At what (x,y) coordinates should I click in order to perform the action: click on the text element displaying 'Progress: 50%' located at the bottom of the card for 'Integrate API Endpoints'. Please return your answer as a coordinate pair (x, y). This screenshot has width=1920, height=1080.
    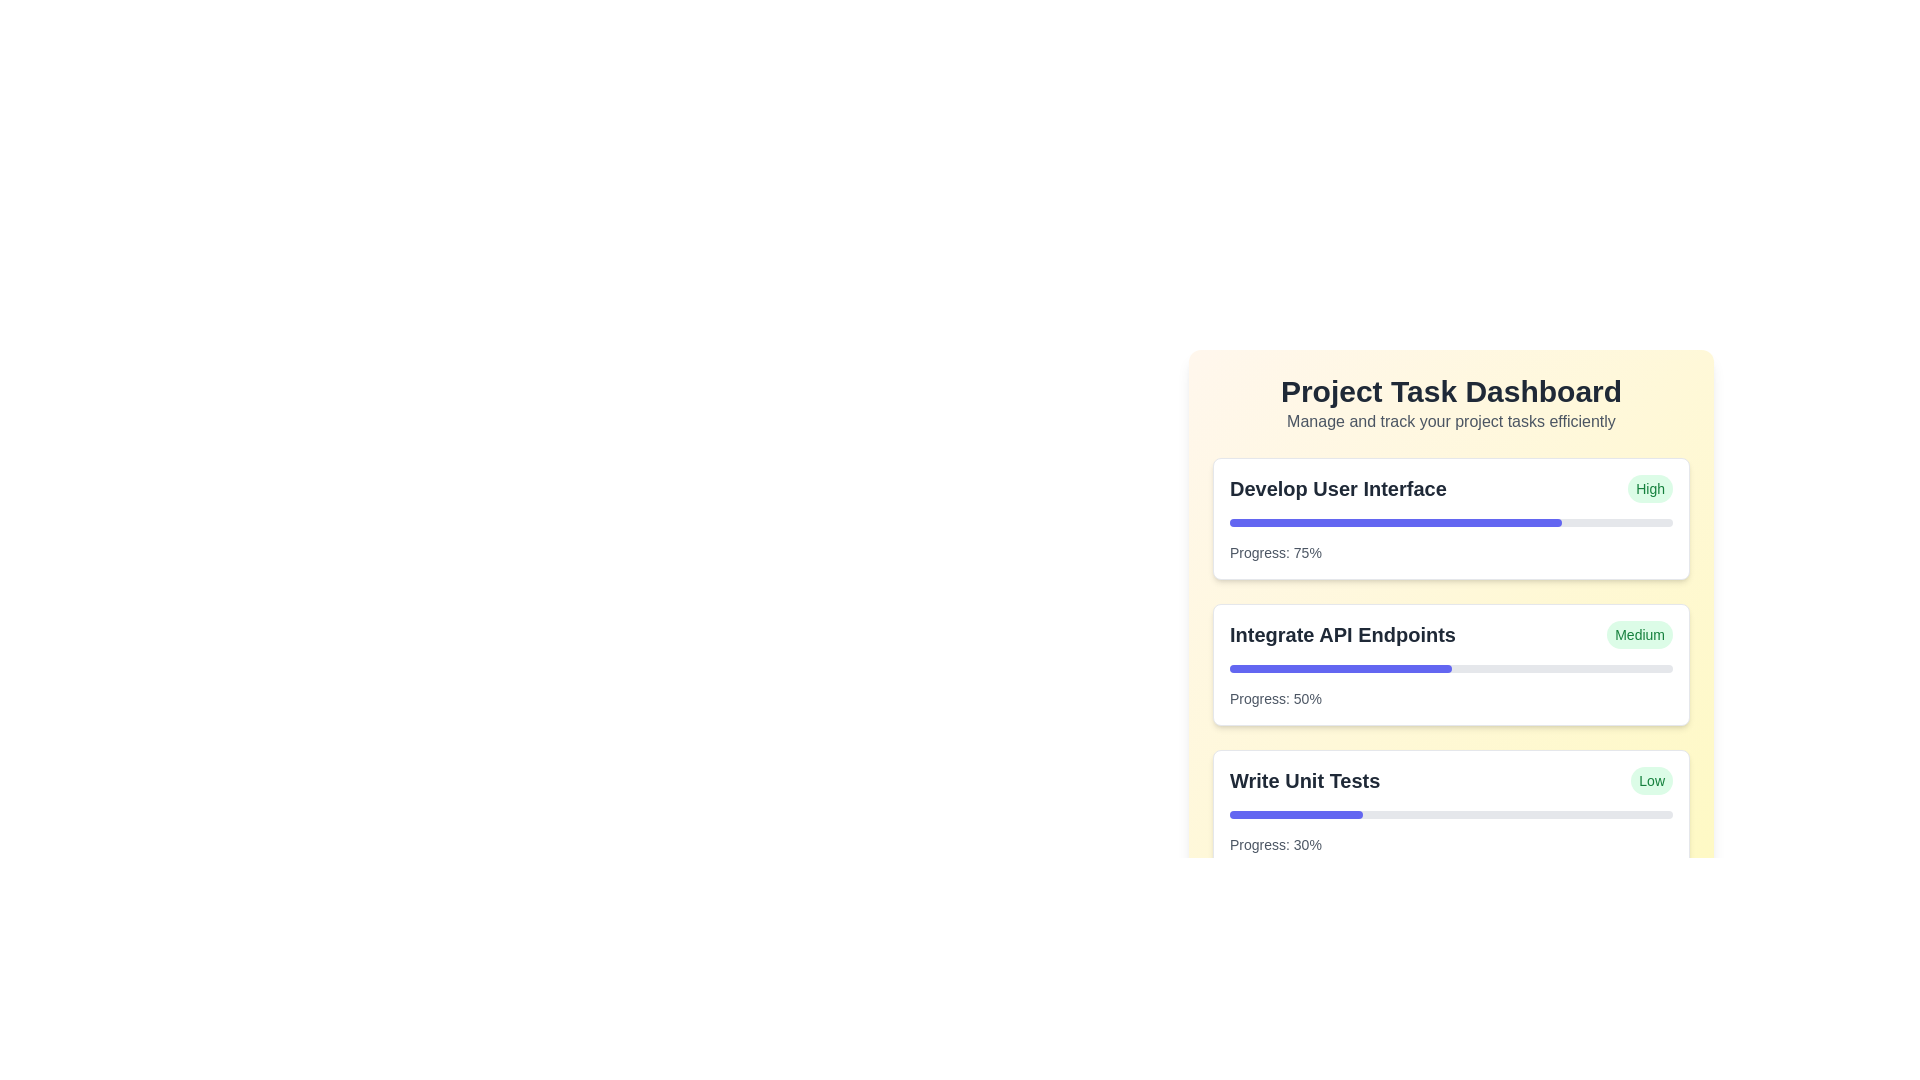
    Looking at the image, I should click on (1451, 697).